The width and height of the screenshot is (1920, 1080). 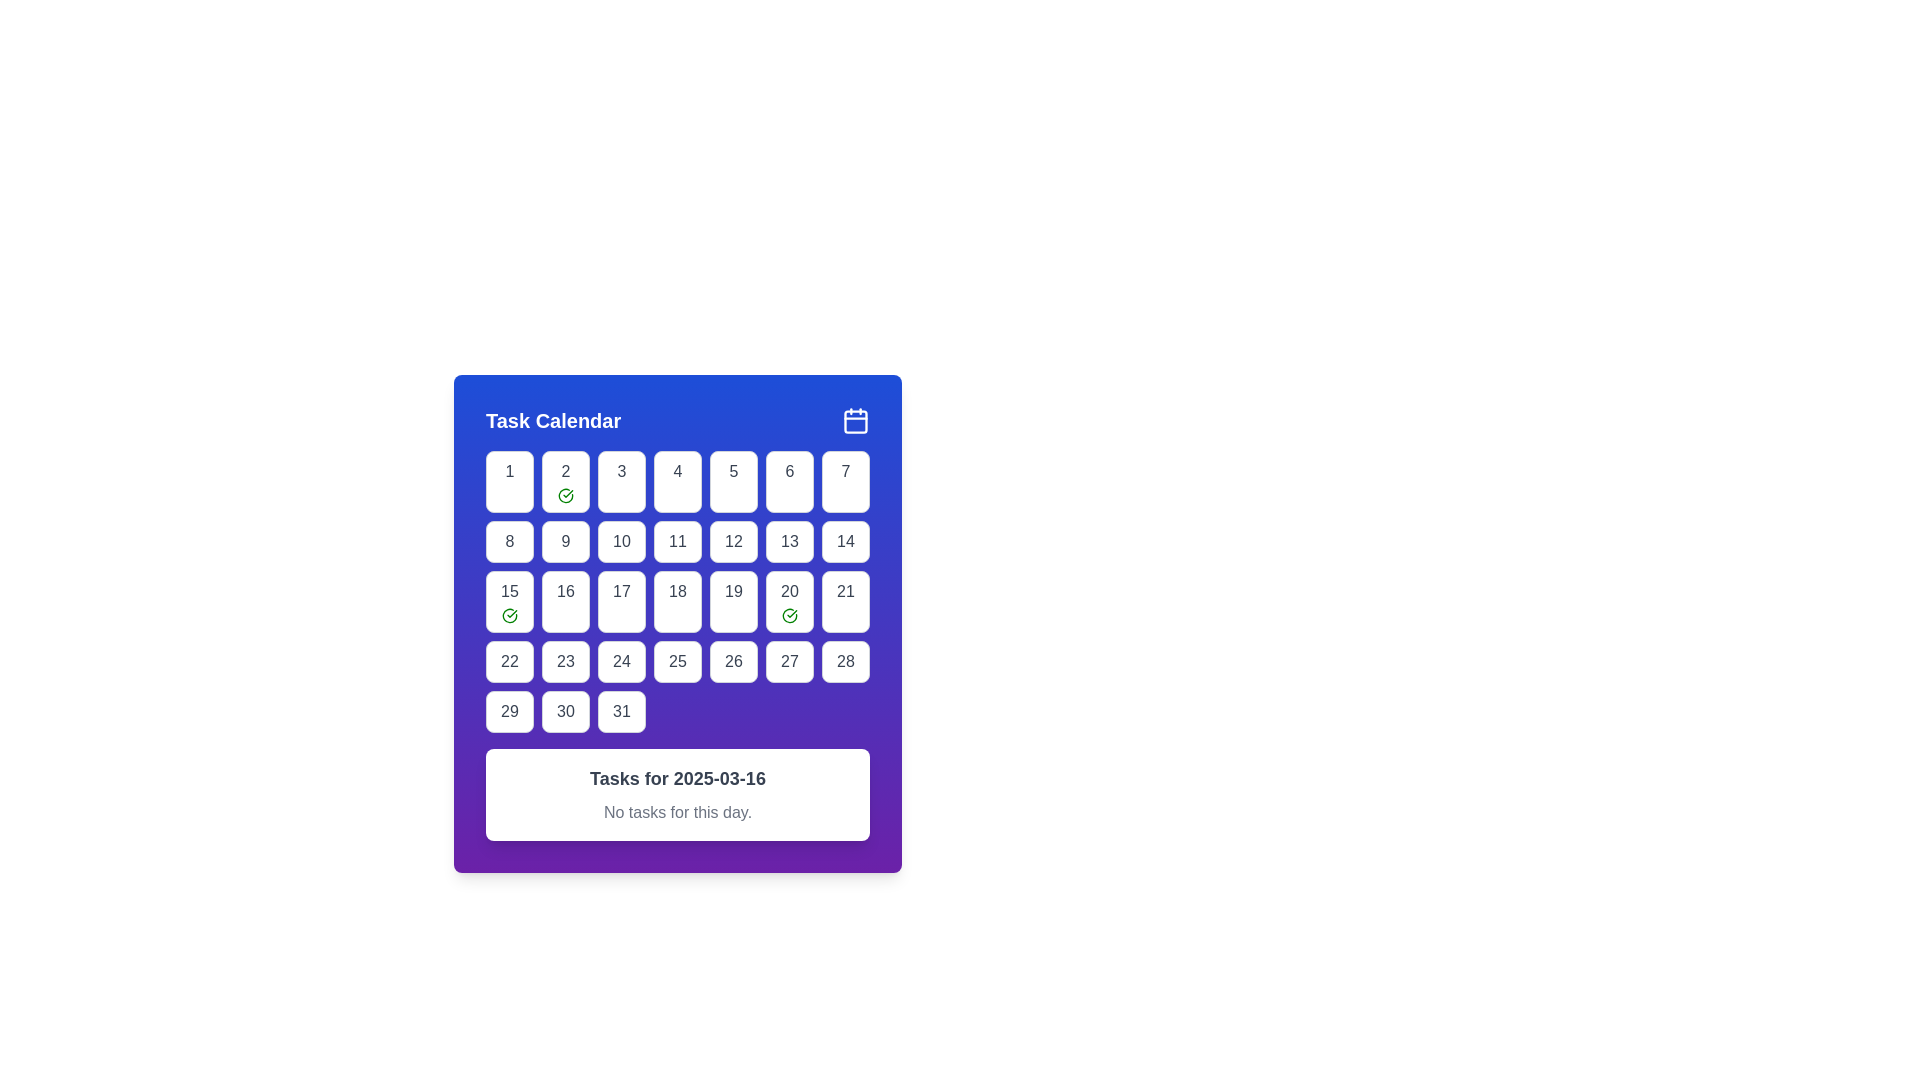 What do you see at coordinates (789, 542) in the screenshot?
I see `the text label indicating the 13th day in the calendar interface` at bounding box center [789, 542].